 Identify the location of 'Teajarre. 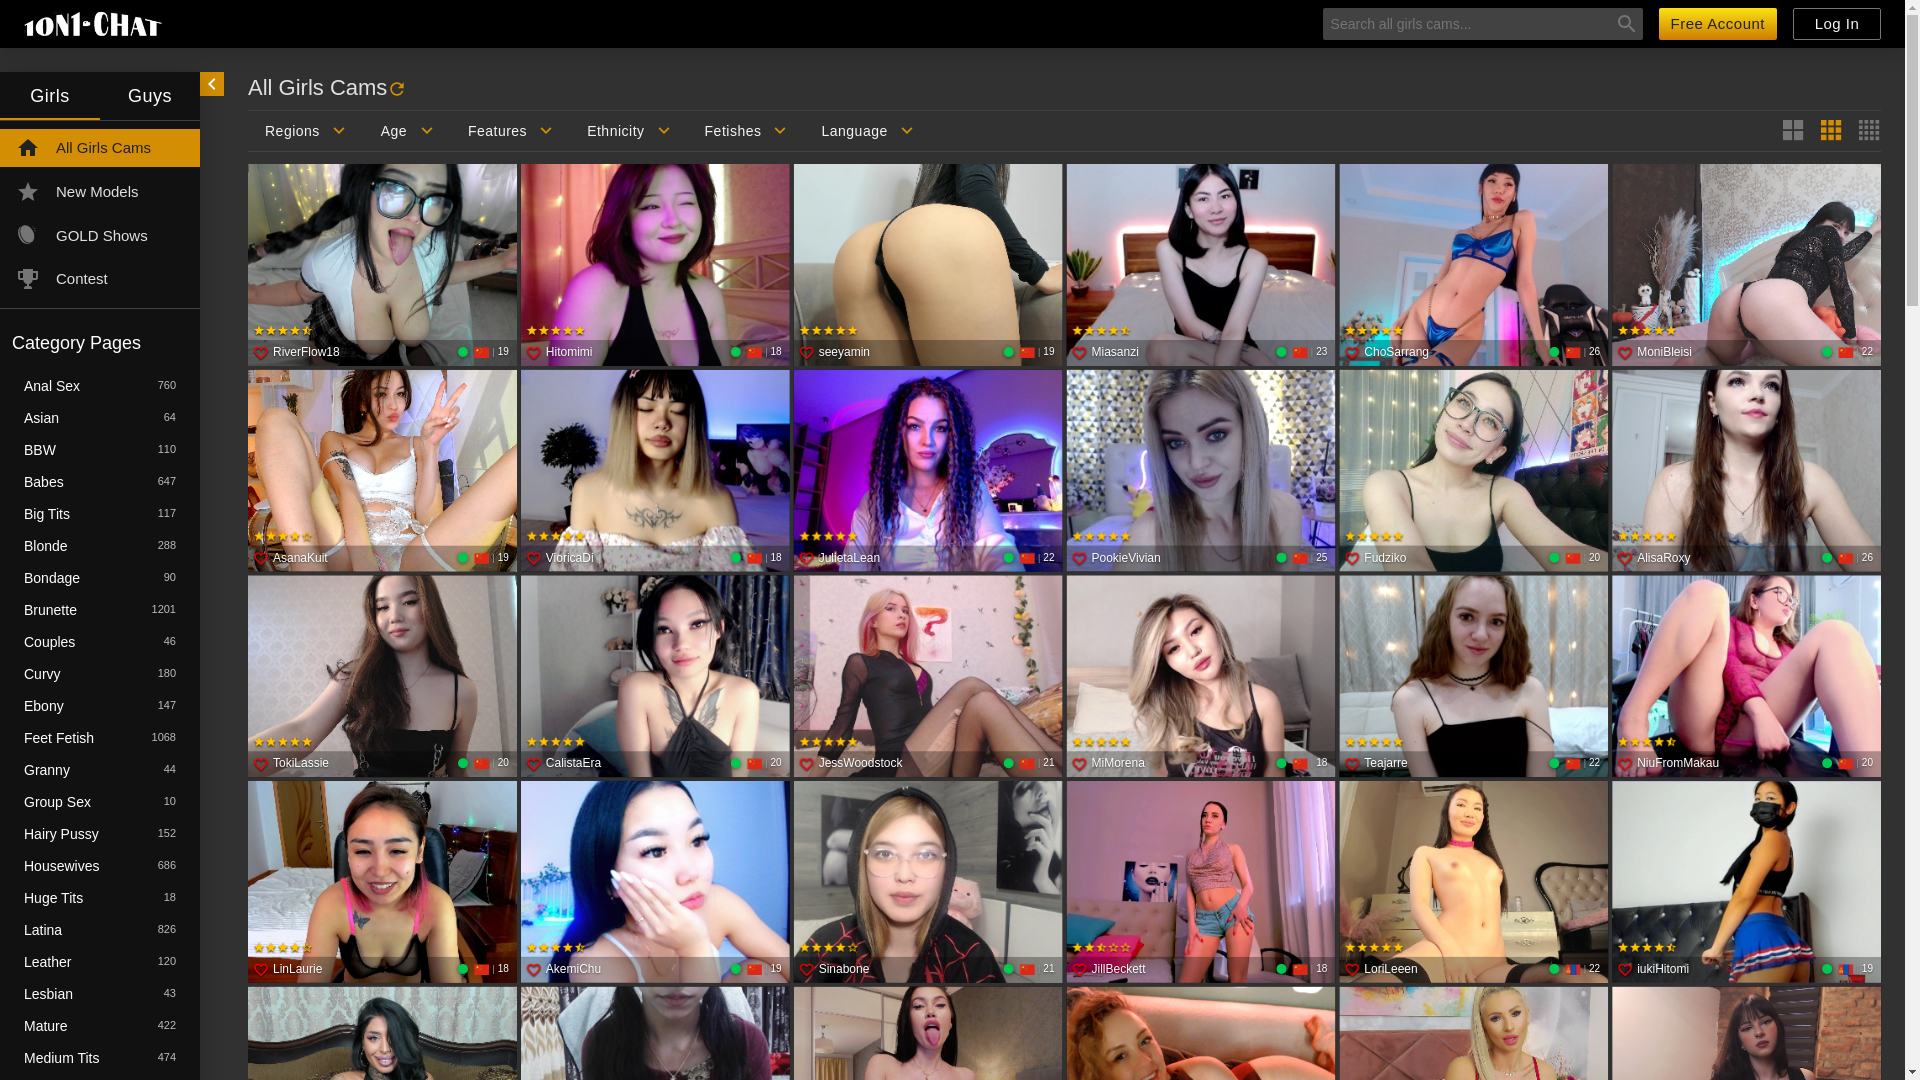
(1473, 676).